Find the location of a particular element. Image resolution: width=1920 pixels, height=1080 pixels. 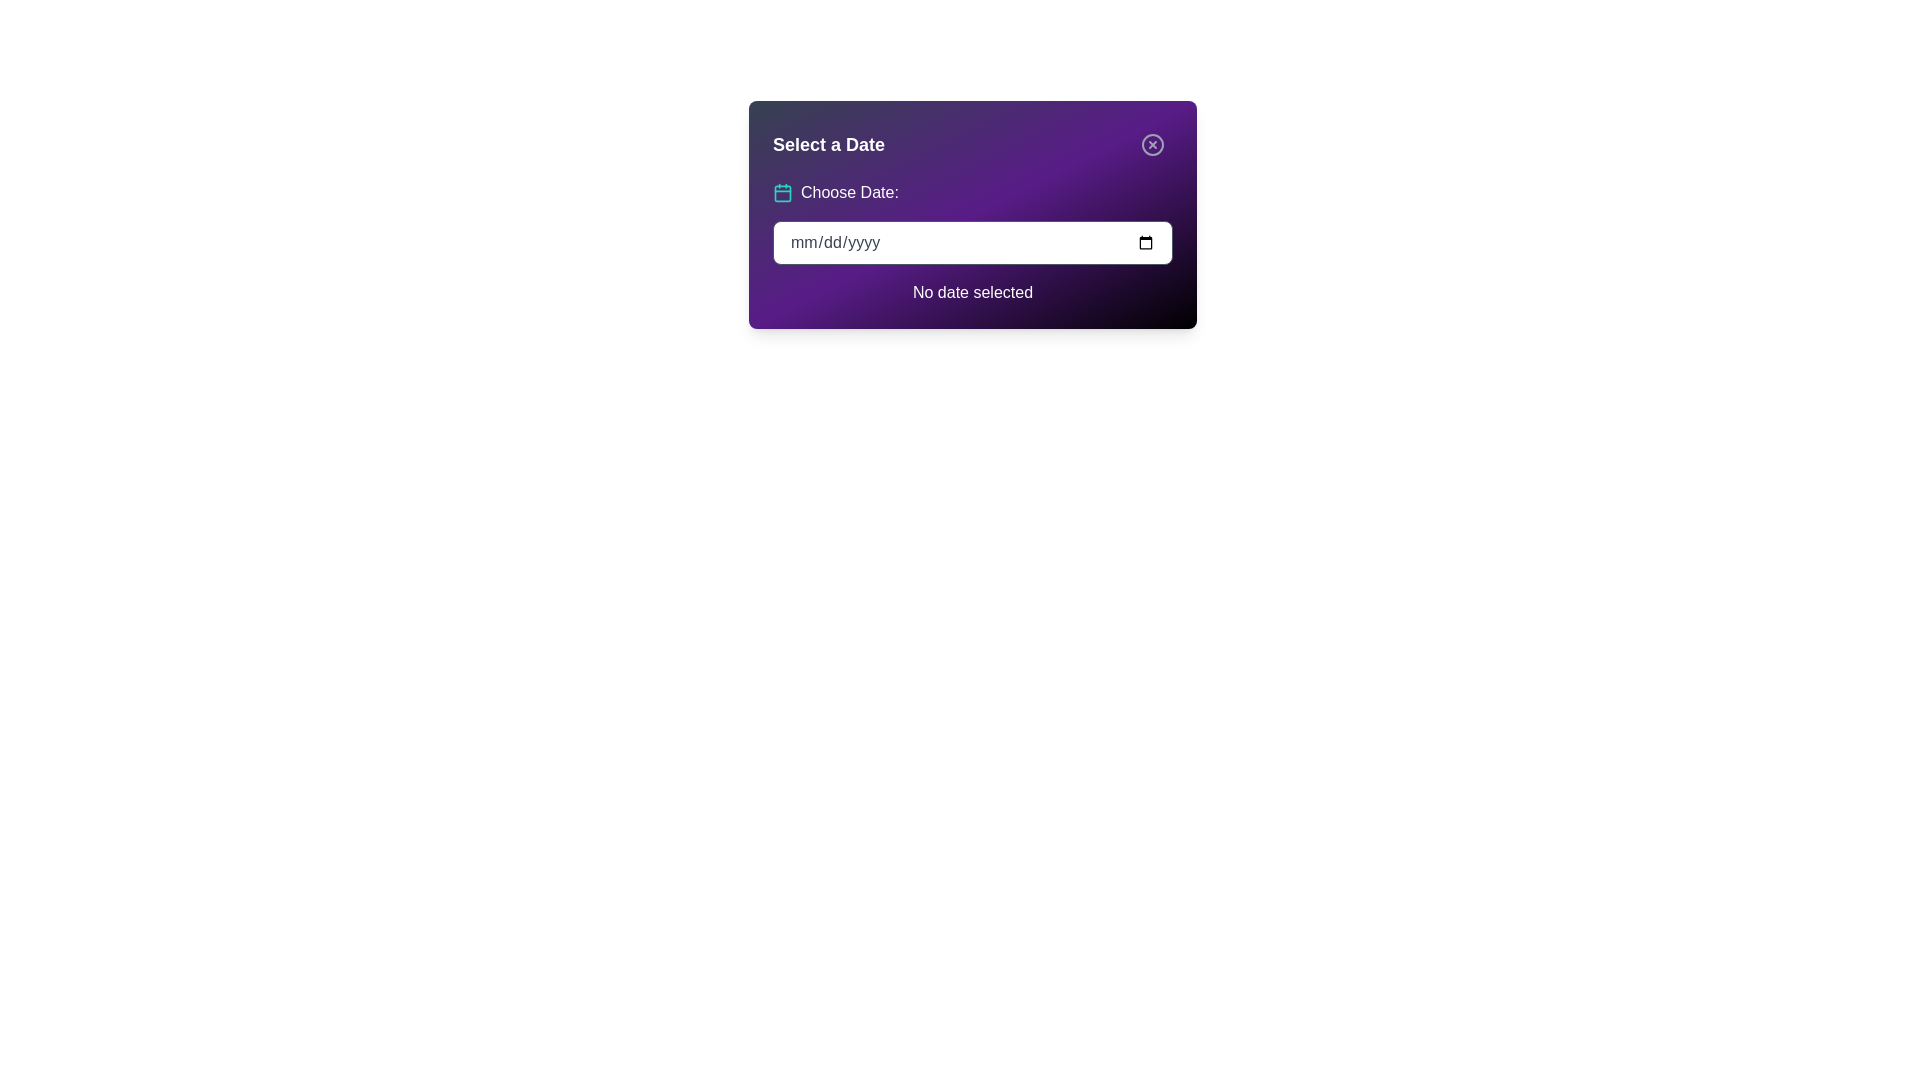

the static text display that indicates the absence of a selected date, positioned beneath the 'Choose Date:' input field is located at coordinates (973, 293).